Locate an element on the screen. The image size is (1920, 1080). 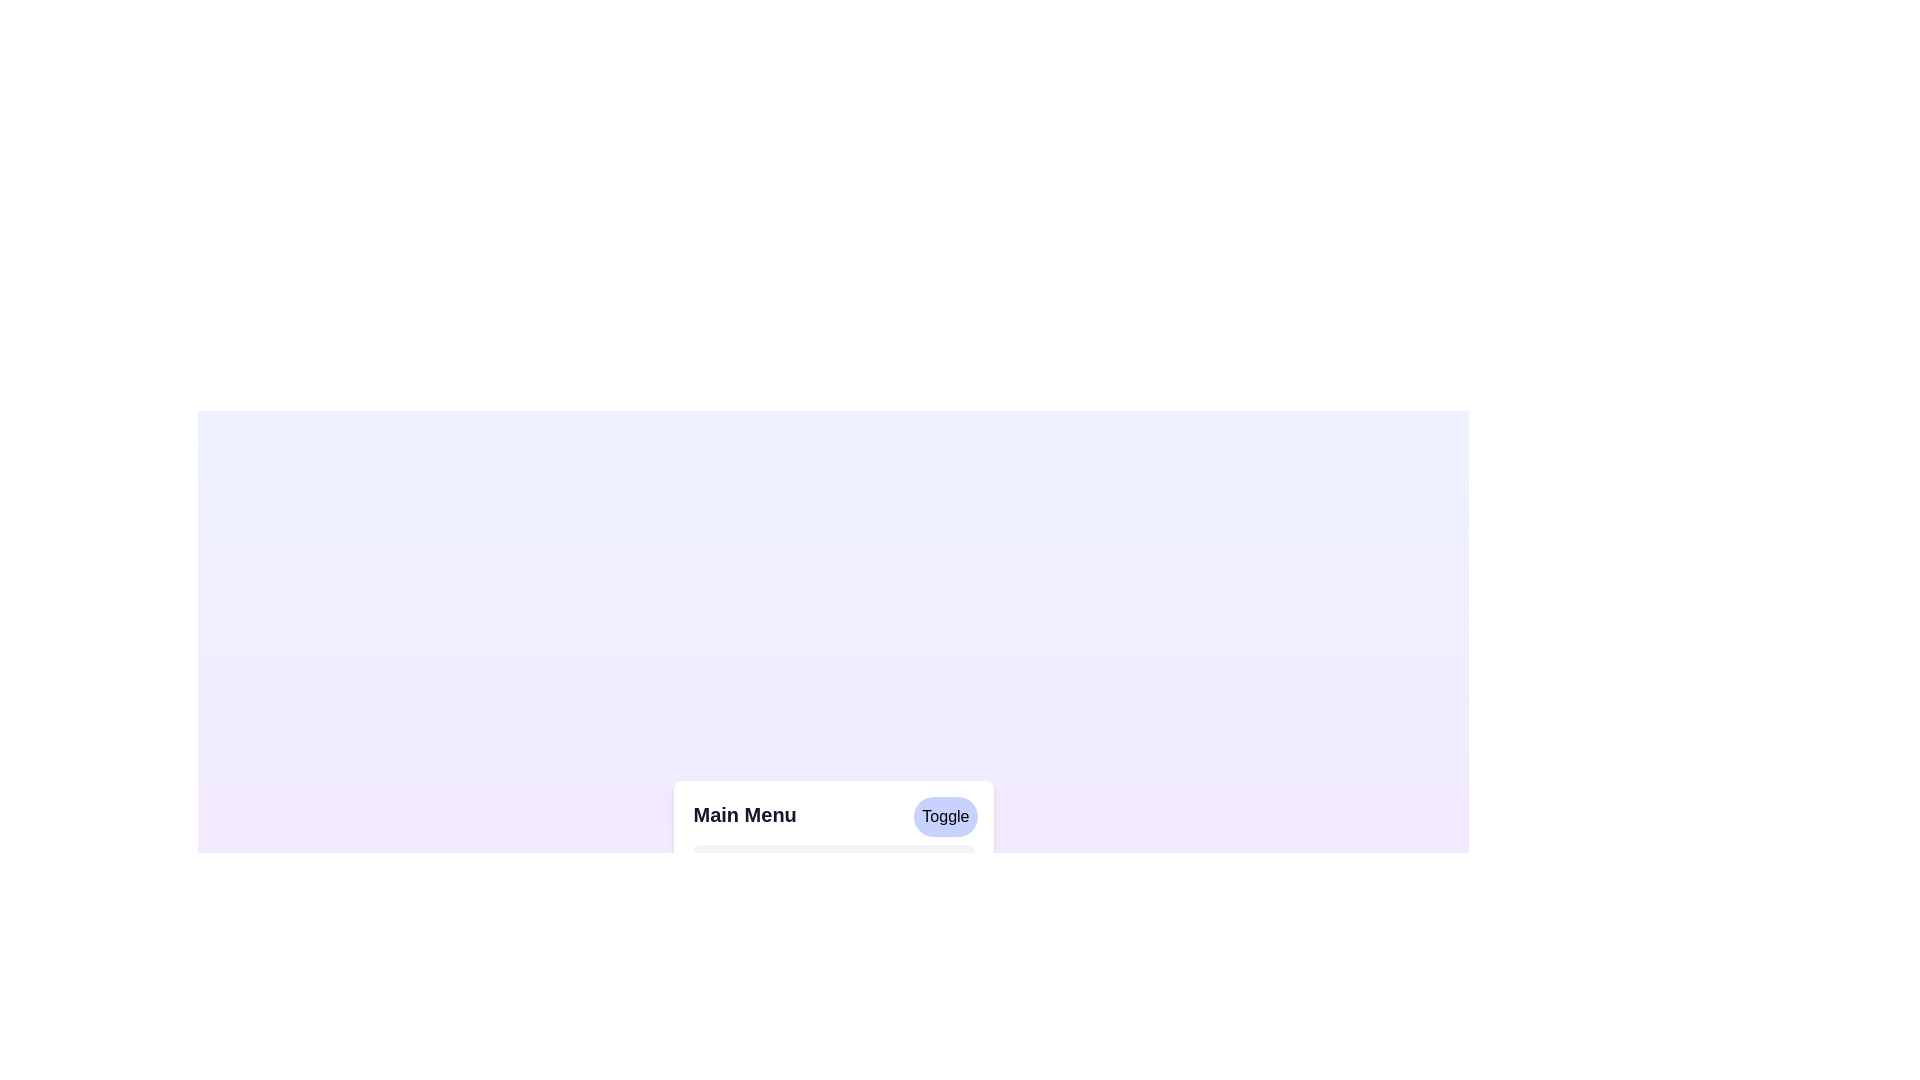
the 'Toggle' button to toggle the menu visibility is located at coordinates (944, 817).